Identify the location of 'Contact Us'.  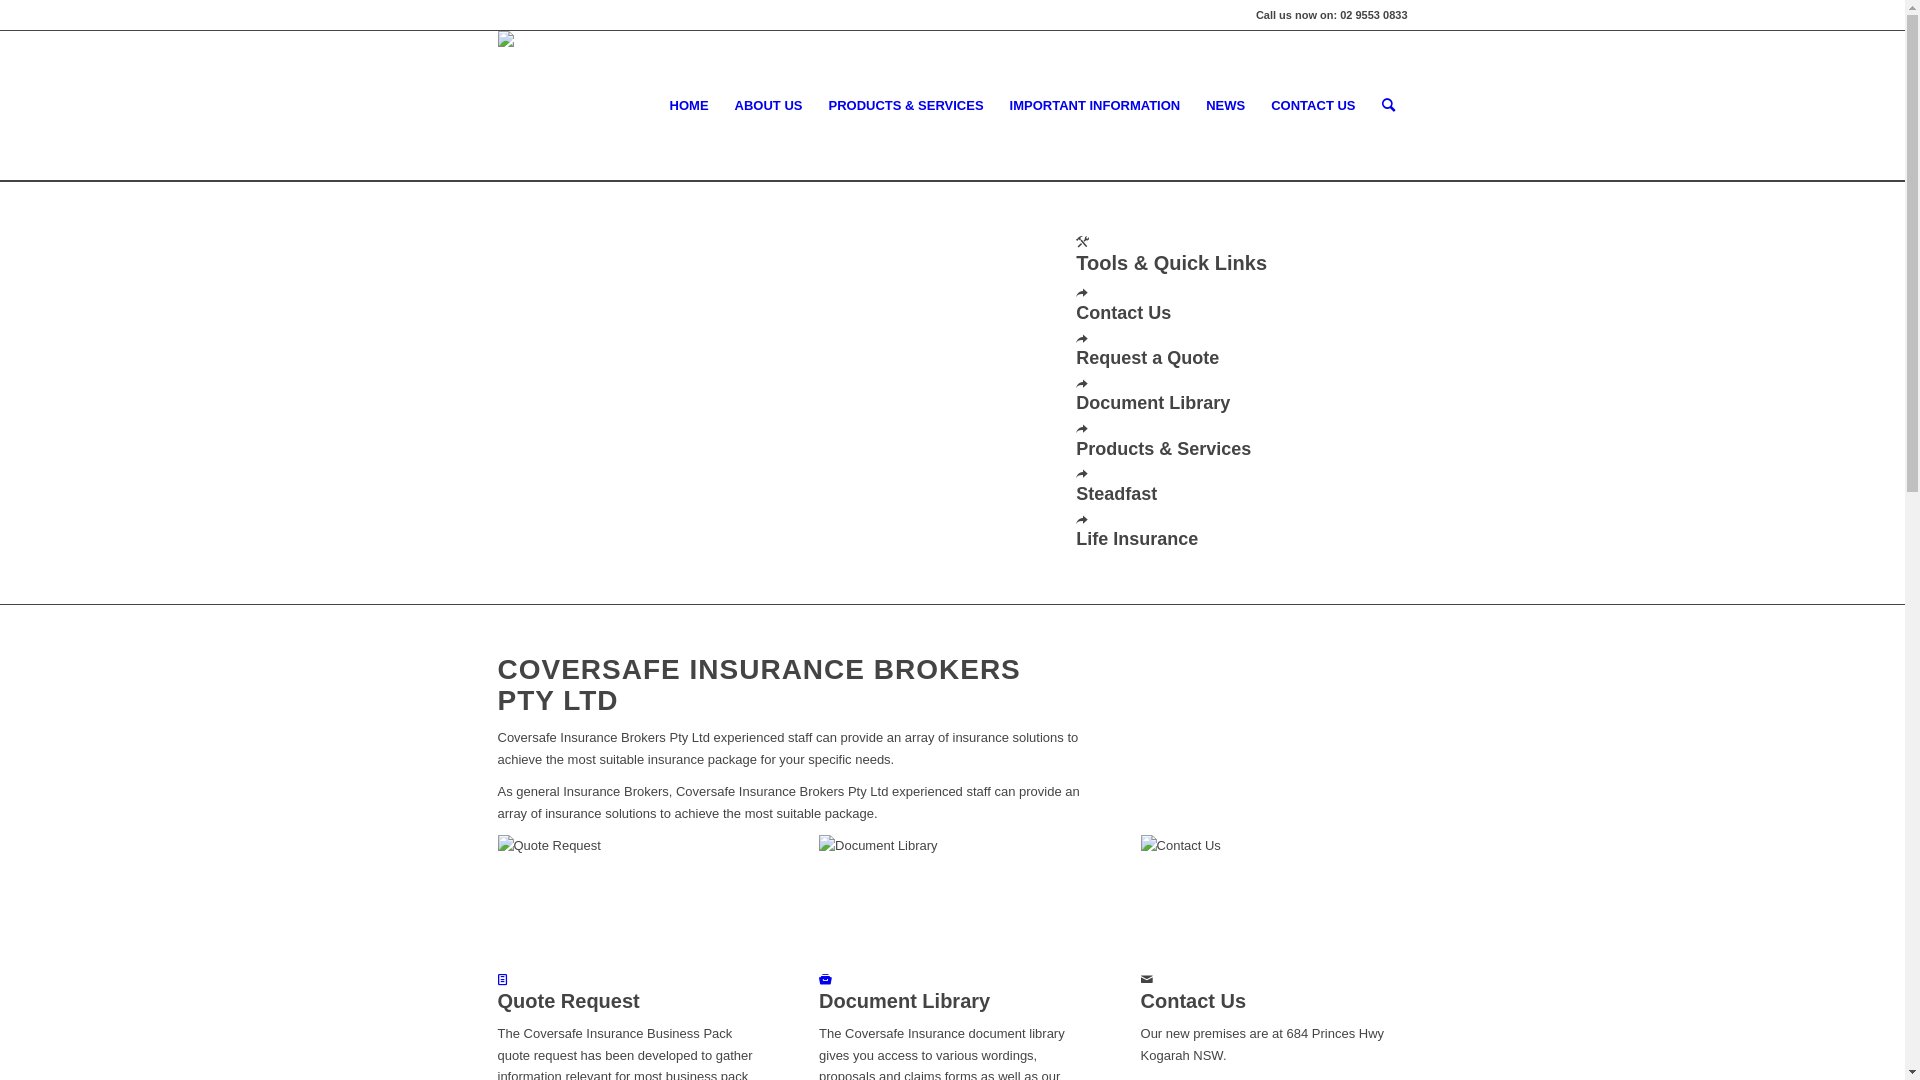
(1141, 901).